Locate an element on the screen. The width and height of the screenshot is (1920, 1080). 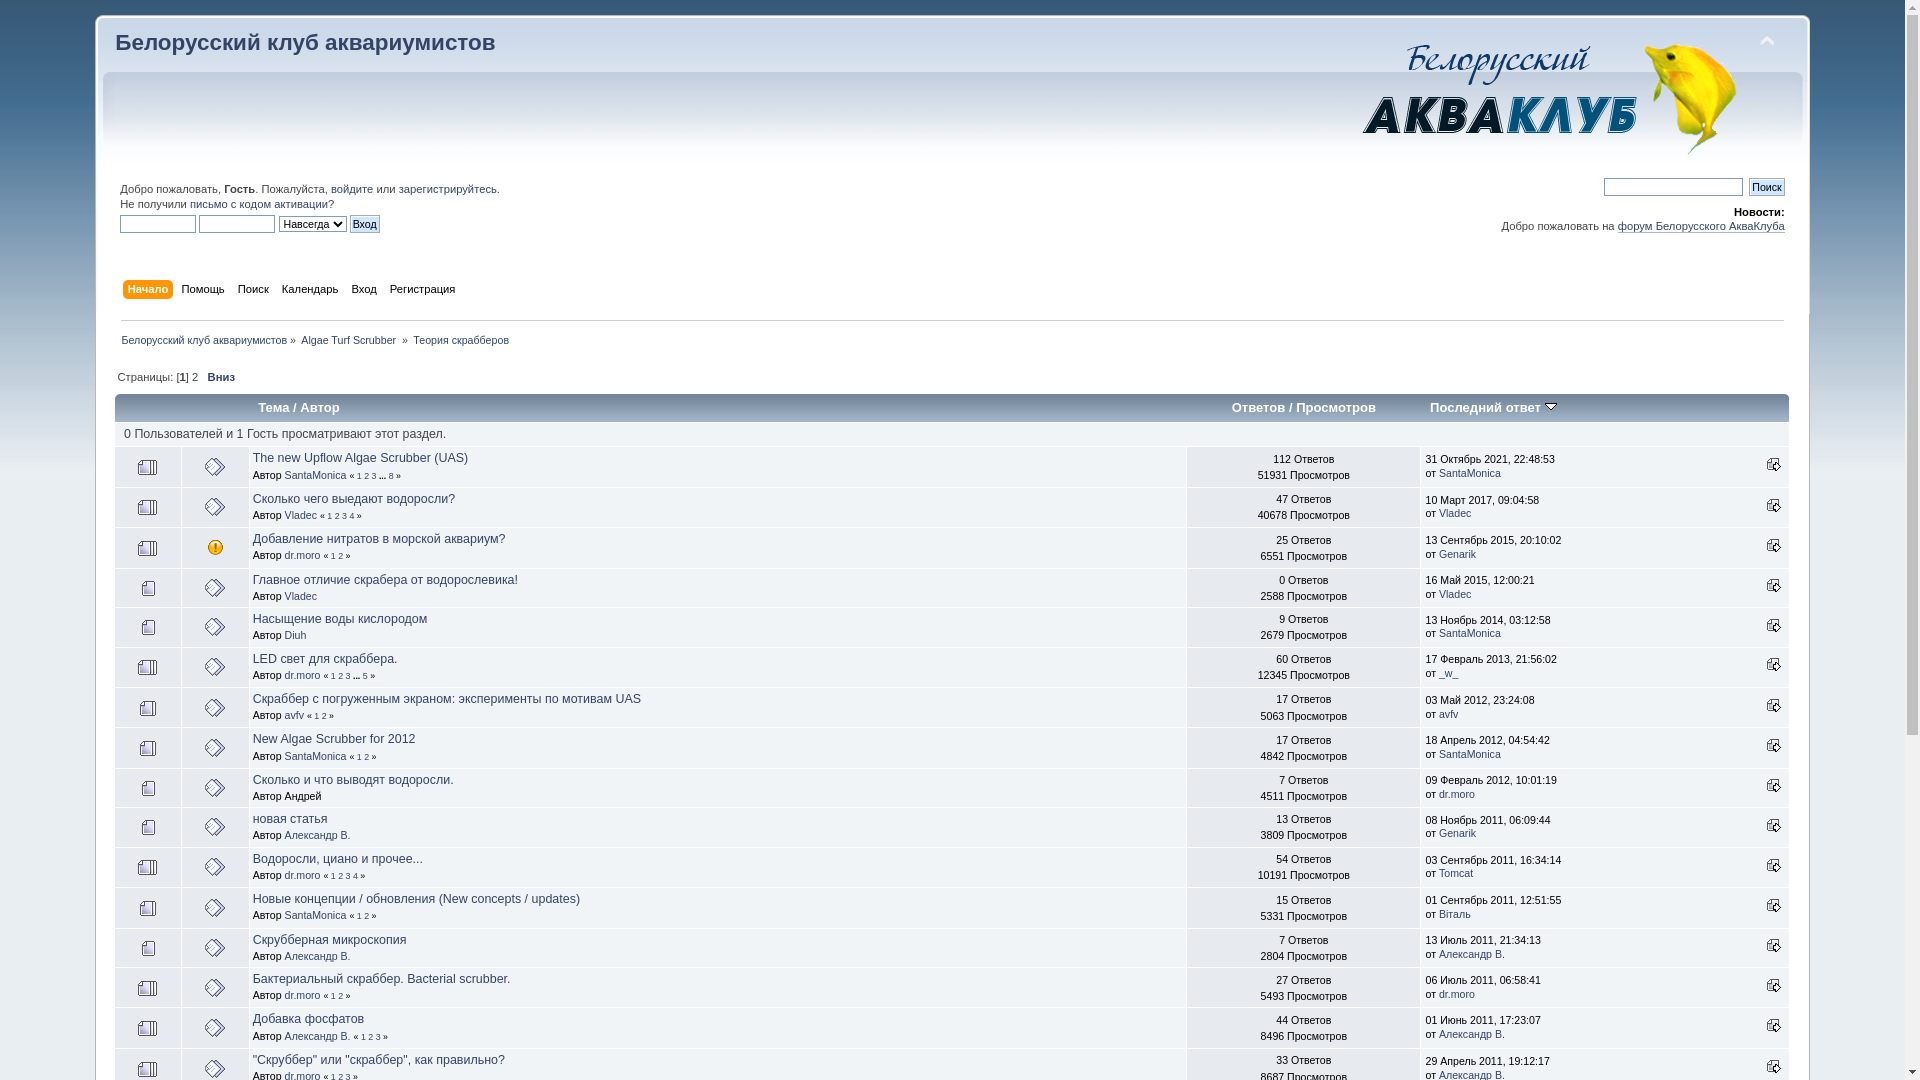
'New Algae Scrubber for 2012' is located at coordinates (334, 739).